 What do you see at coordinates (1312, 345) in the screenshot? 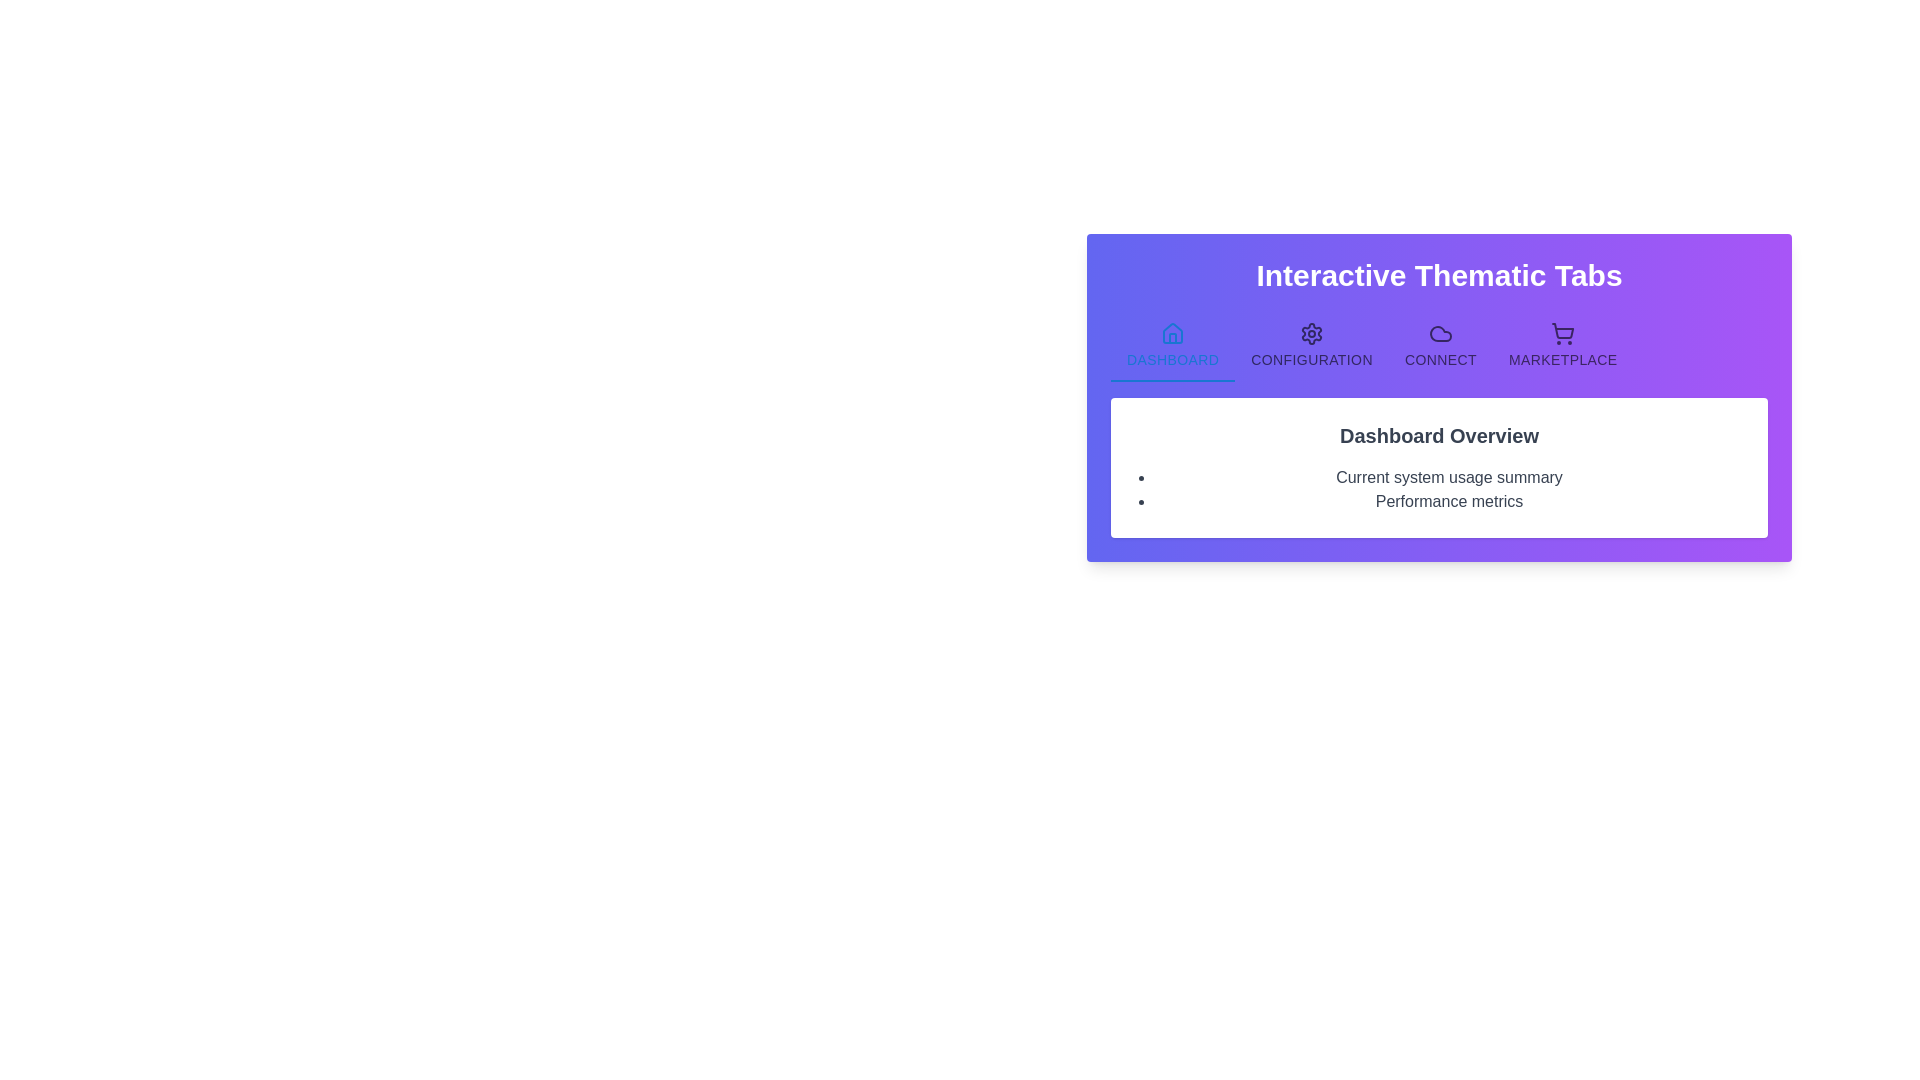
I see `the 'Configuration' tab in the tabbed navigation component` at bounding box center [1312, 345].